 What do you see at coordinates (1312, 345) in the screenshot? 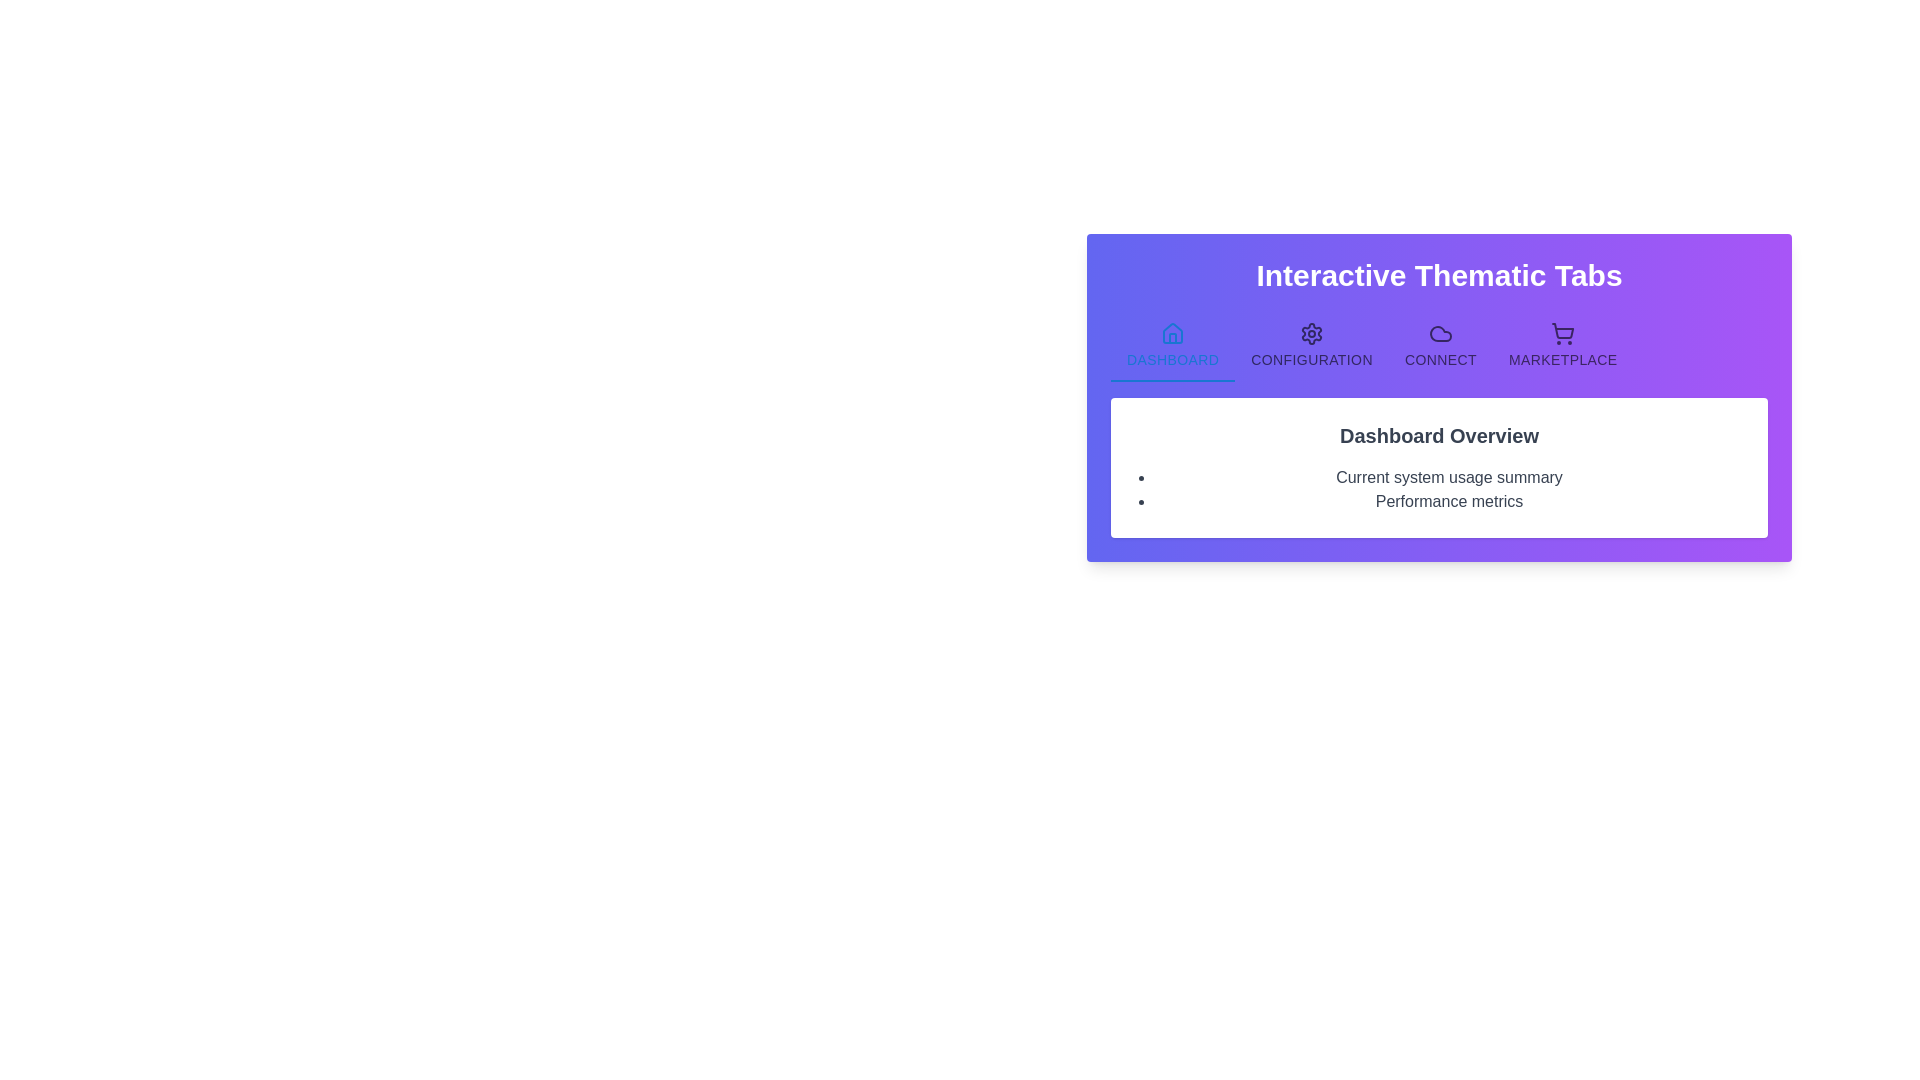
I see `the 'Configuration' tab in the tabbed navigation component` at bounding box center [1312, 345].